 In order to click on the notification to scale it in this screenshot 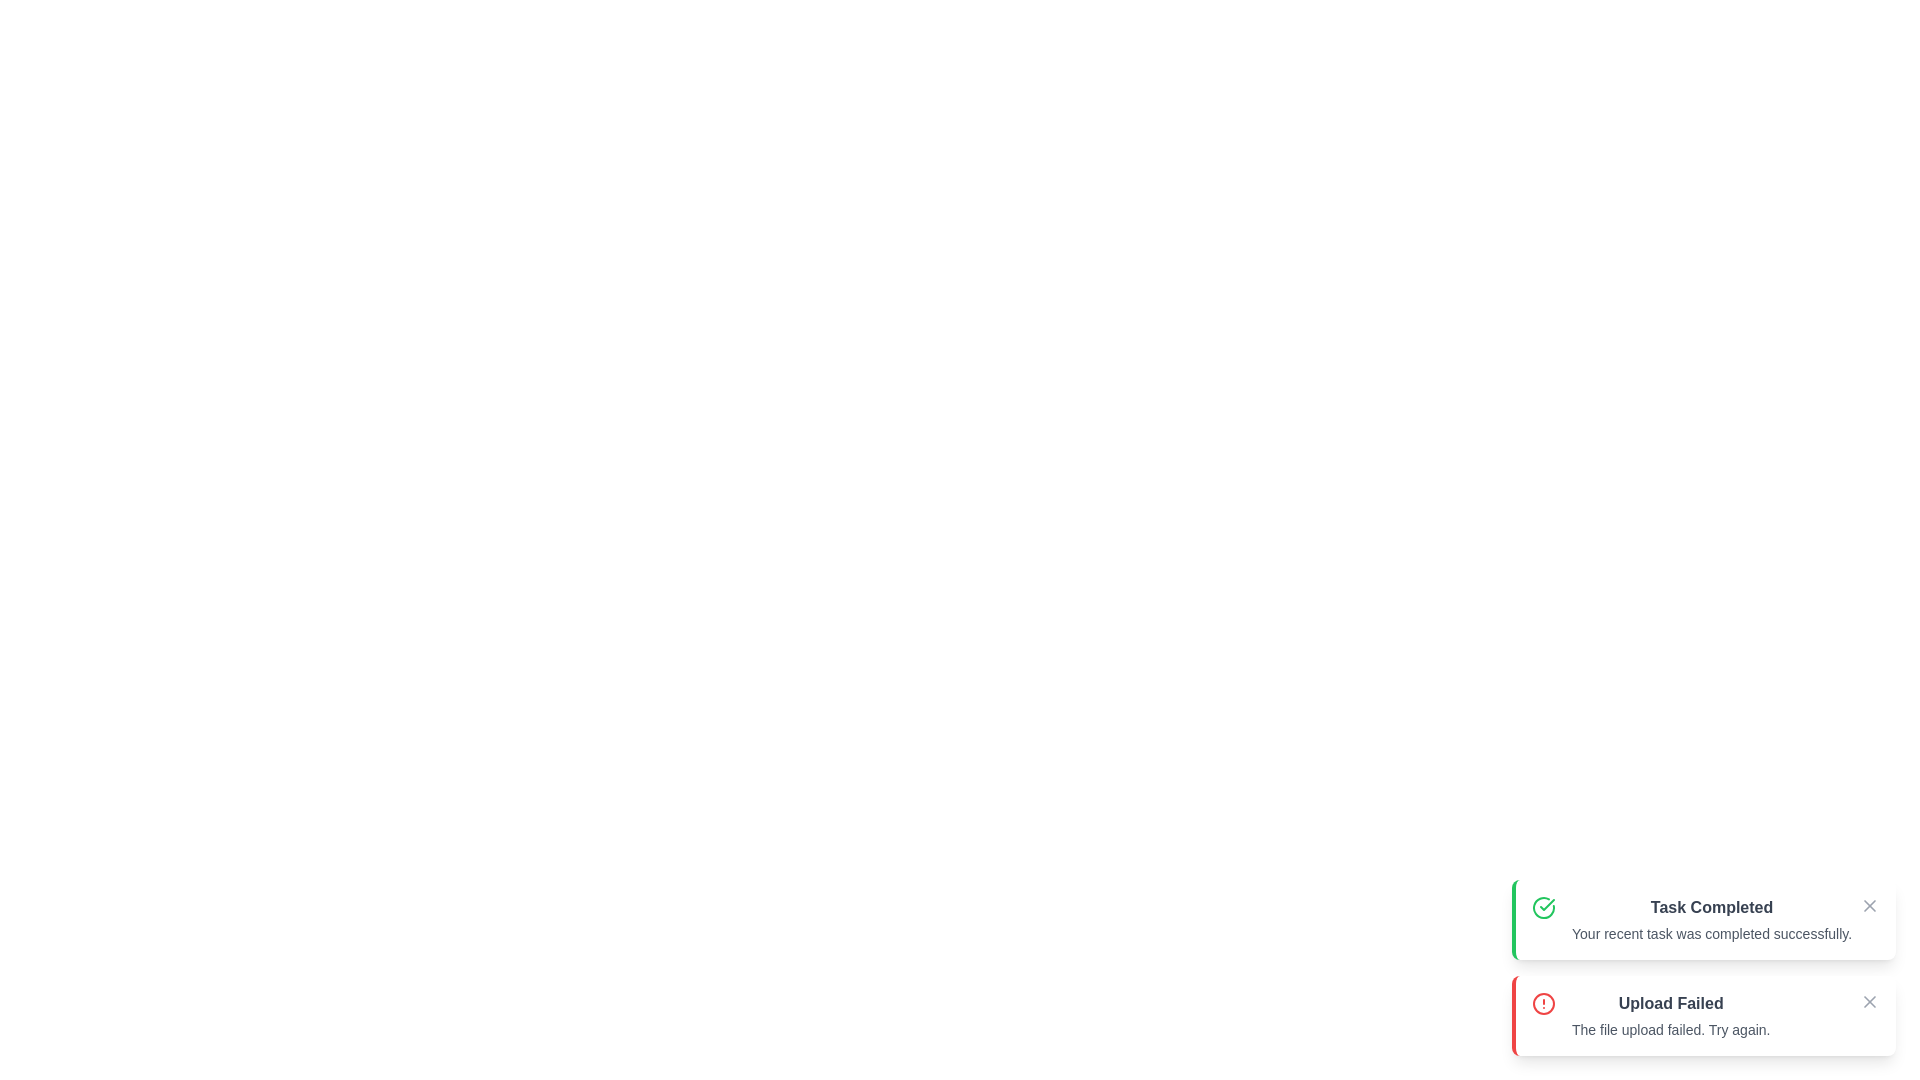, I will do `click(1703, 920)`.